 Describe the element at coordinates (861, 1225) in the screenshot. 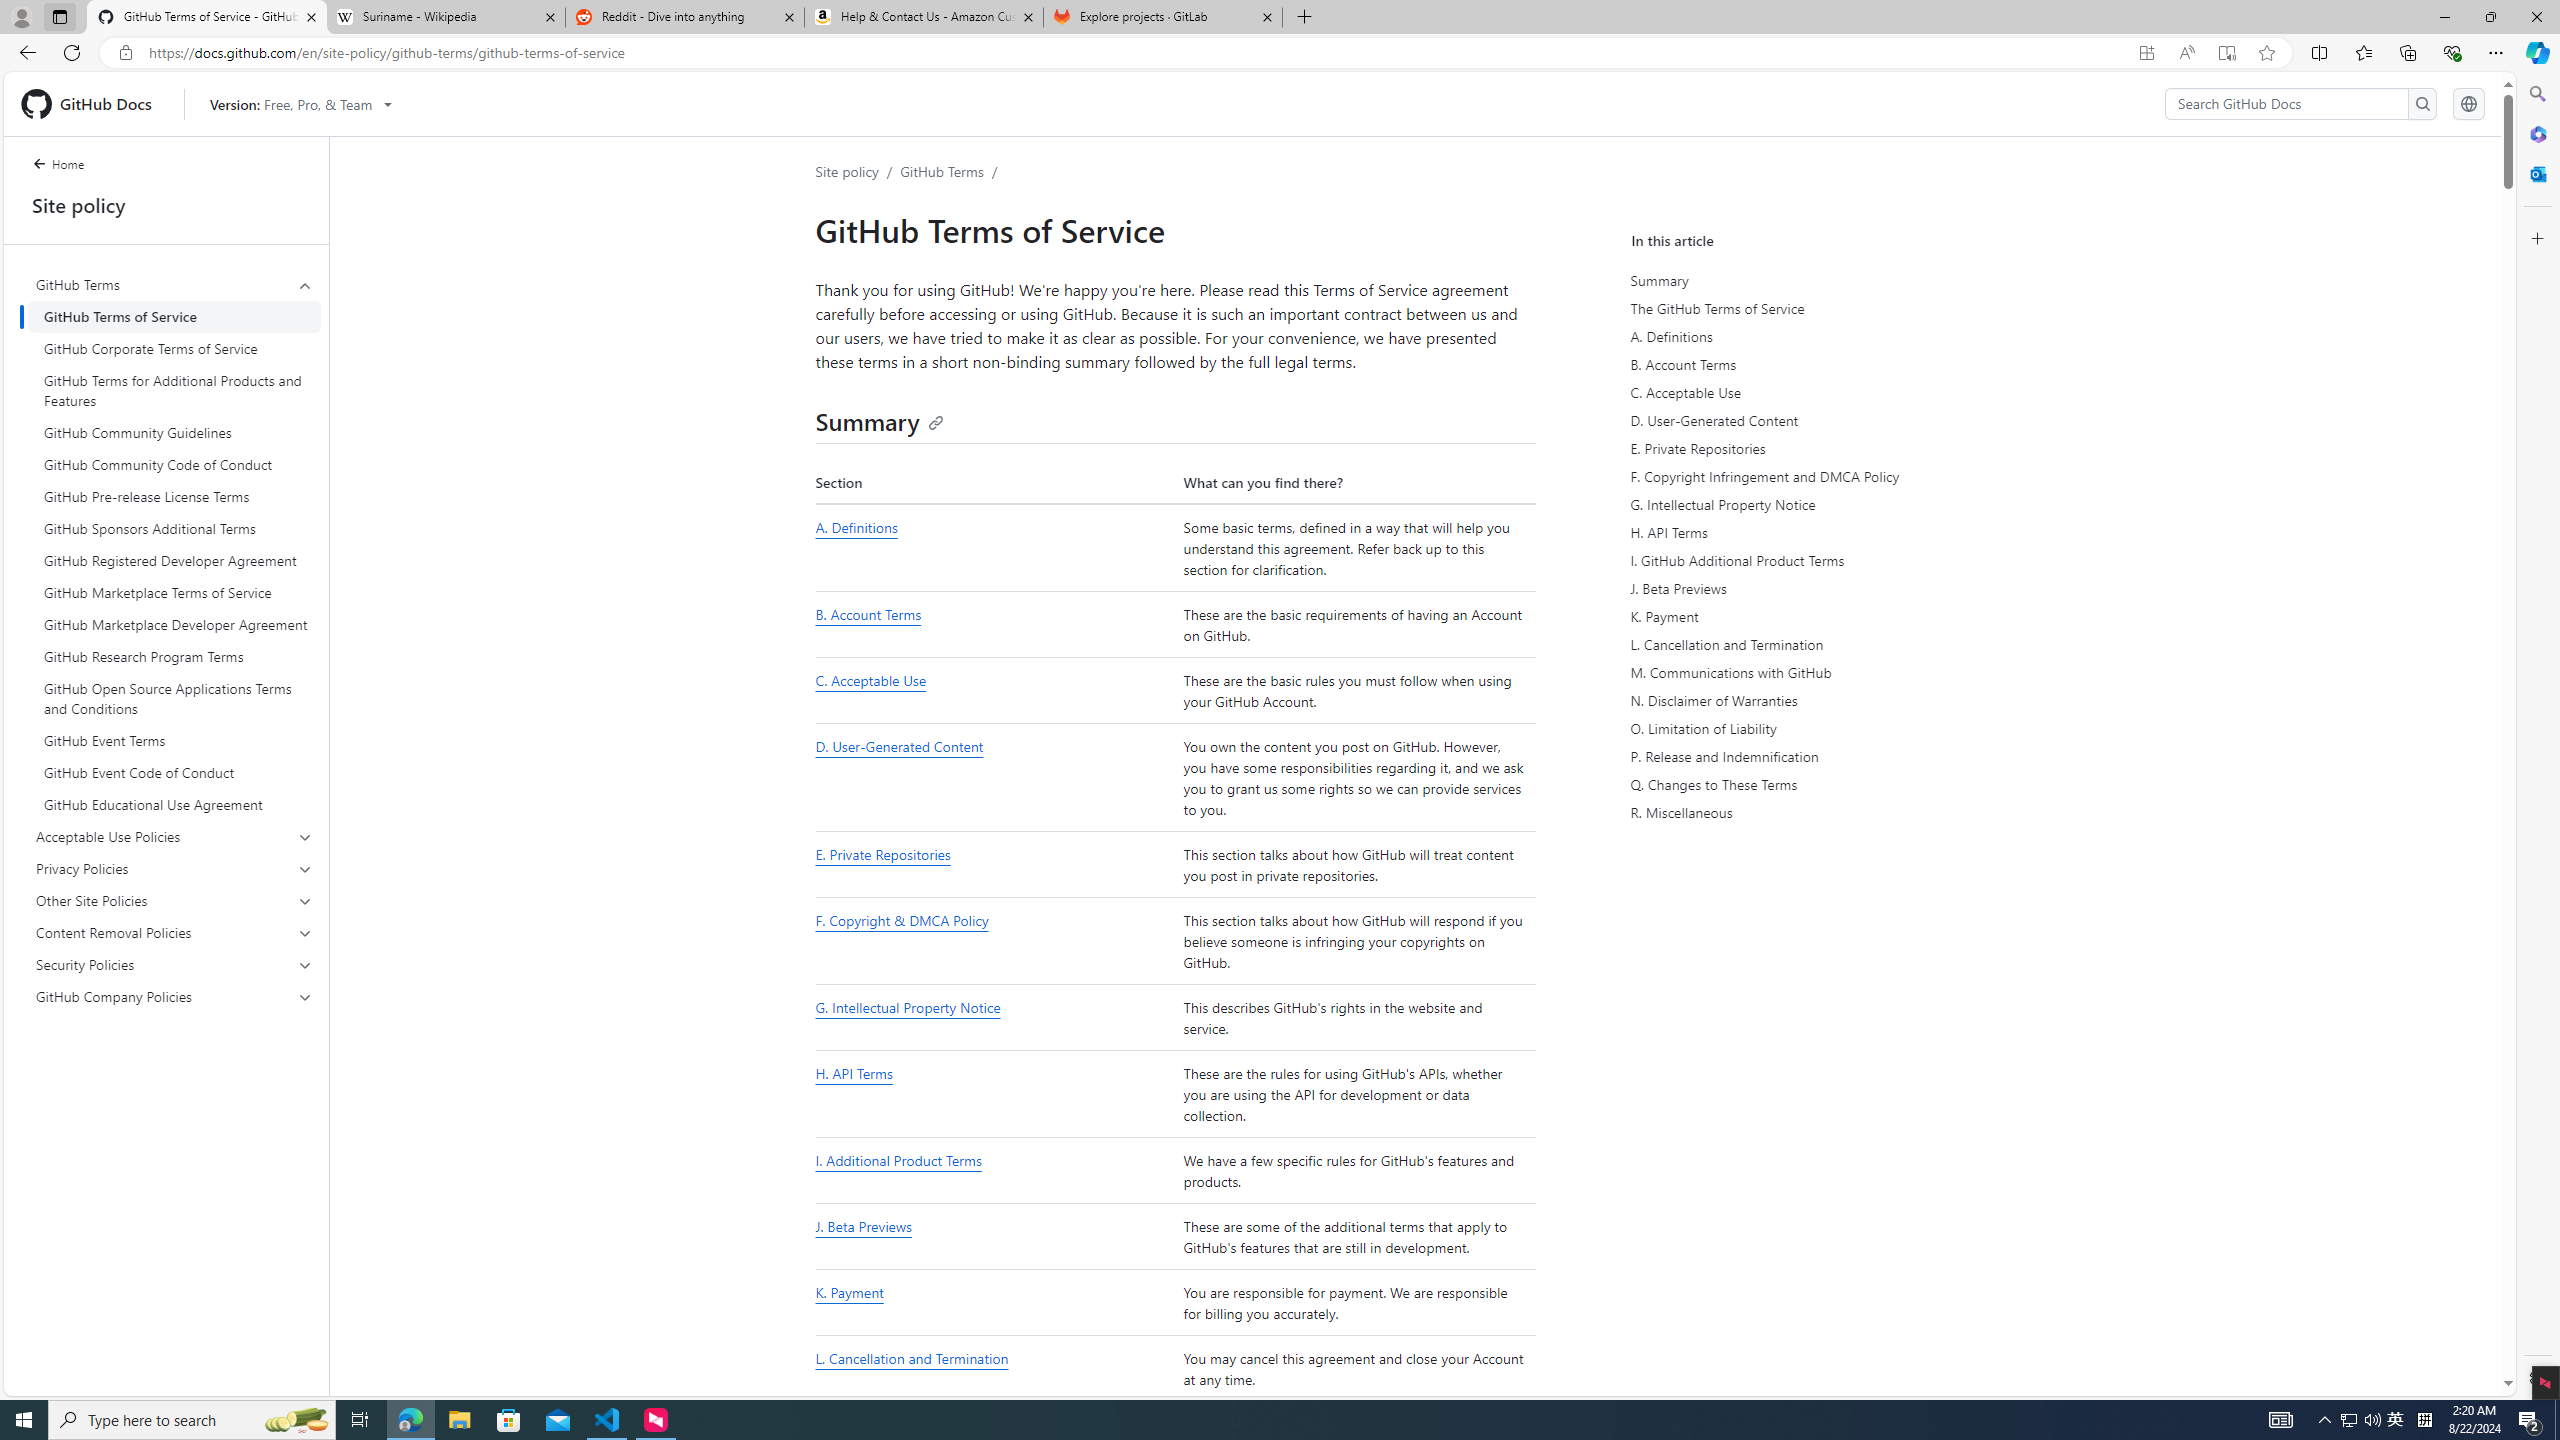

I see `'J. Beta Previews'` at that location.